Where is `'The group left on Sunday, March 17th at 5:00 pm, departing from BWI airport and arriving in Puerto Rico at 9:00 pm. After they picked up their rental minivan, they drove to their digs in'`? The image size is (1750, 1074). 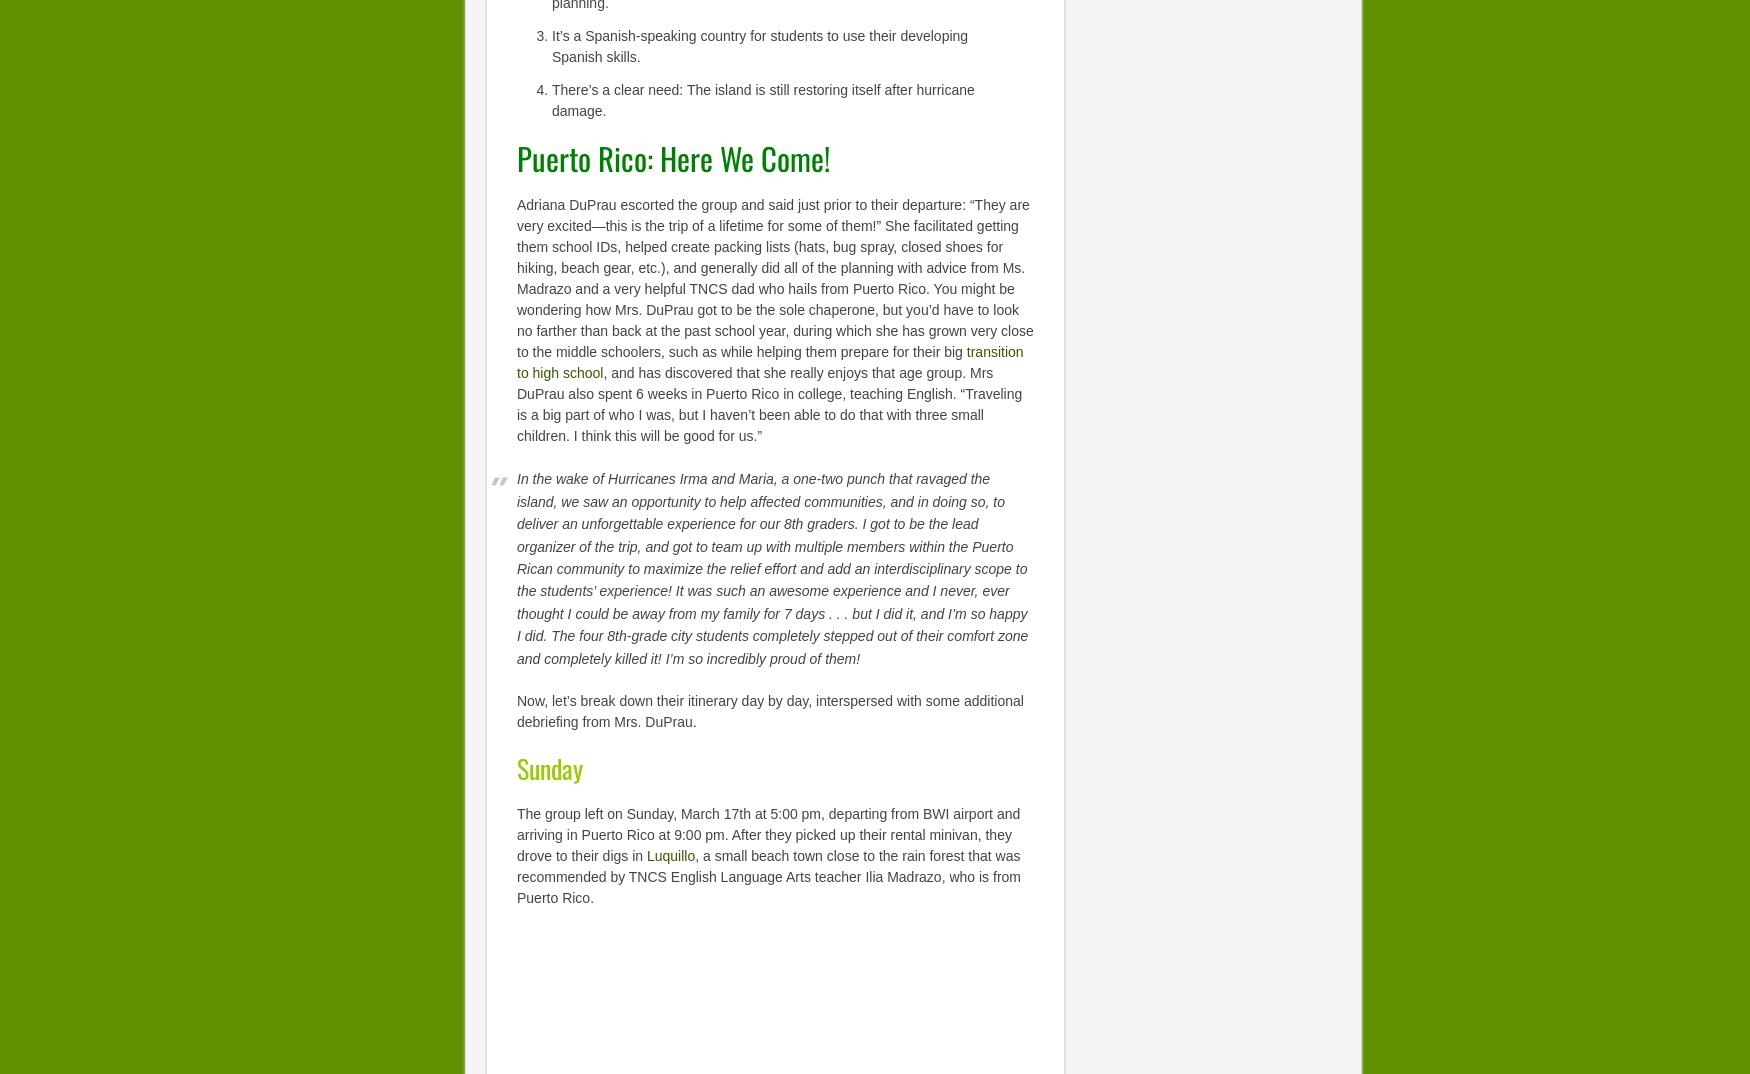 'The group left on Sunday, March 17th at 5:00 pm, departing from BWI airport and arriving in Puerto Rico at 9:00 pm. After they picked up their rental minivan, they drove to their digs in' is located at coordinates (767, 835).